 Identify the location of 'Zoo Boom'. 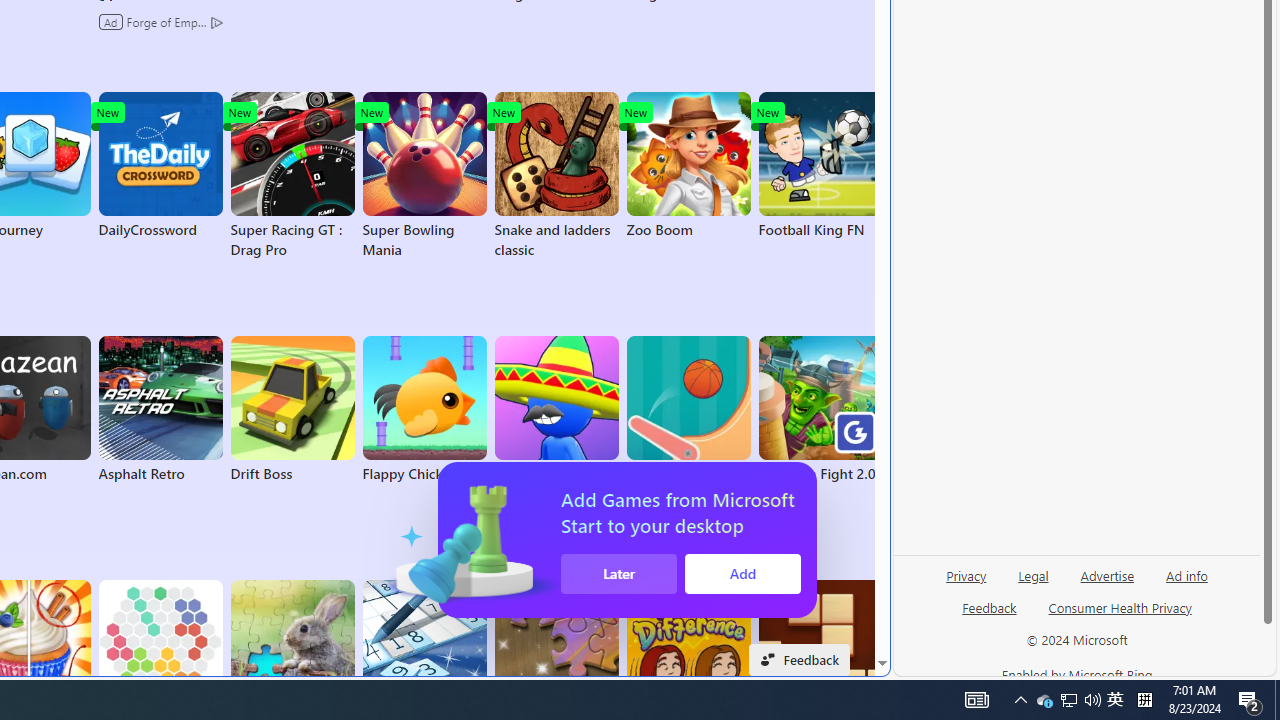
(688, 164).